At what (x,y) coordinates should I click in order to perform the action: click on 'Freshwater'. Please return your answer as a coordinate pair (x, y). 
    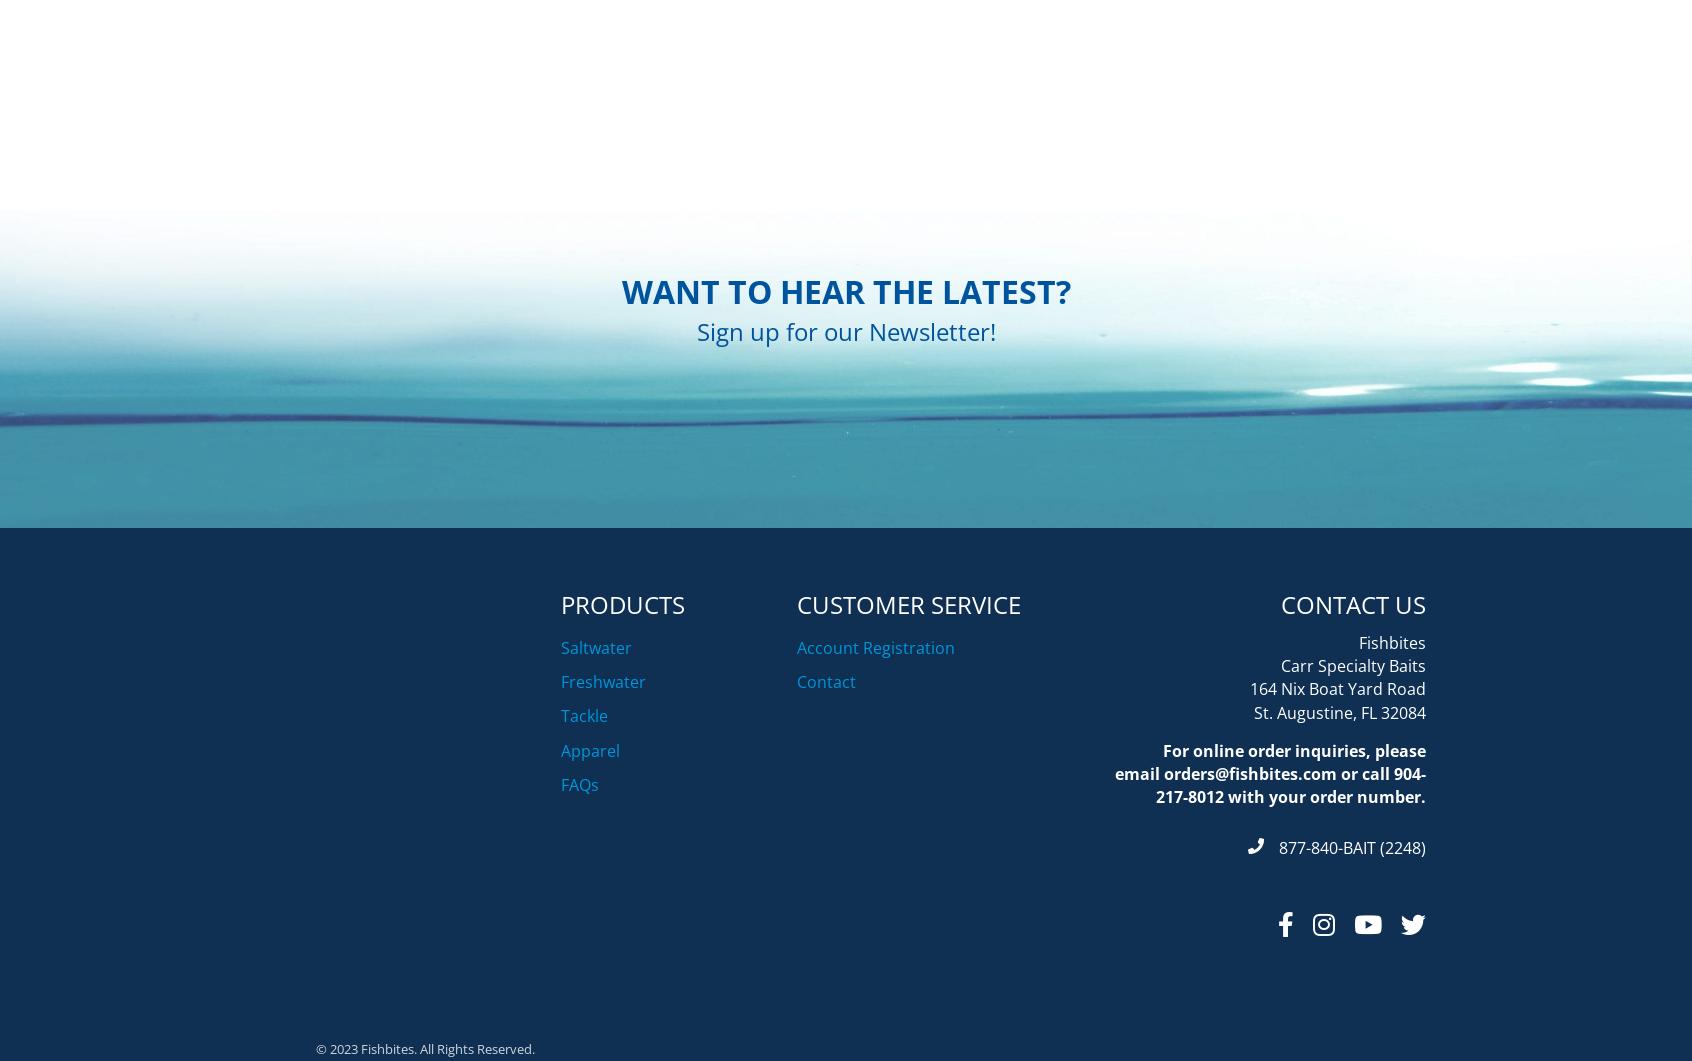
    Looking at the image, I should click on (602, 781).